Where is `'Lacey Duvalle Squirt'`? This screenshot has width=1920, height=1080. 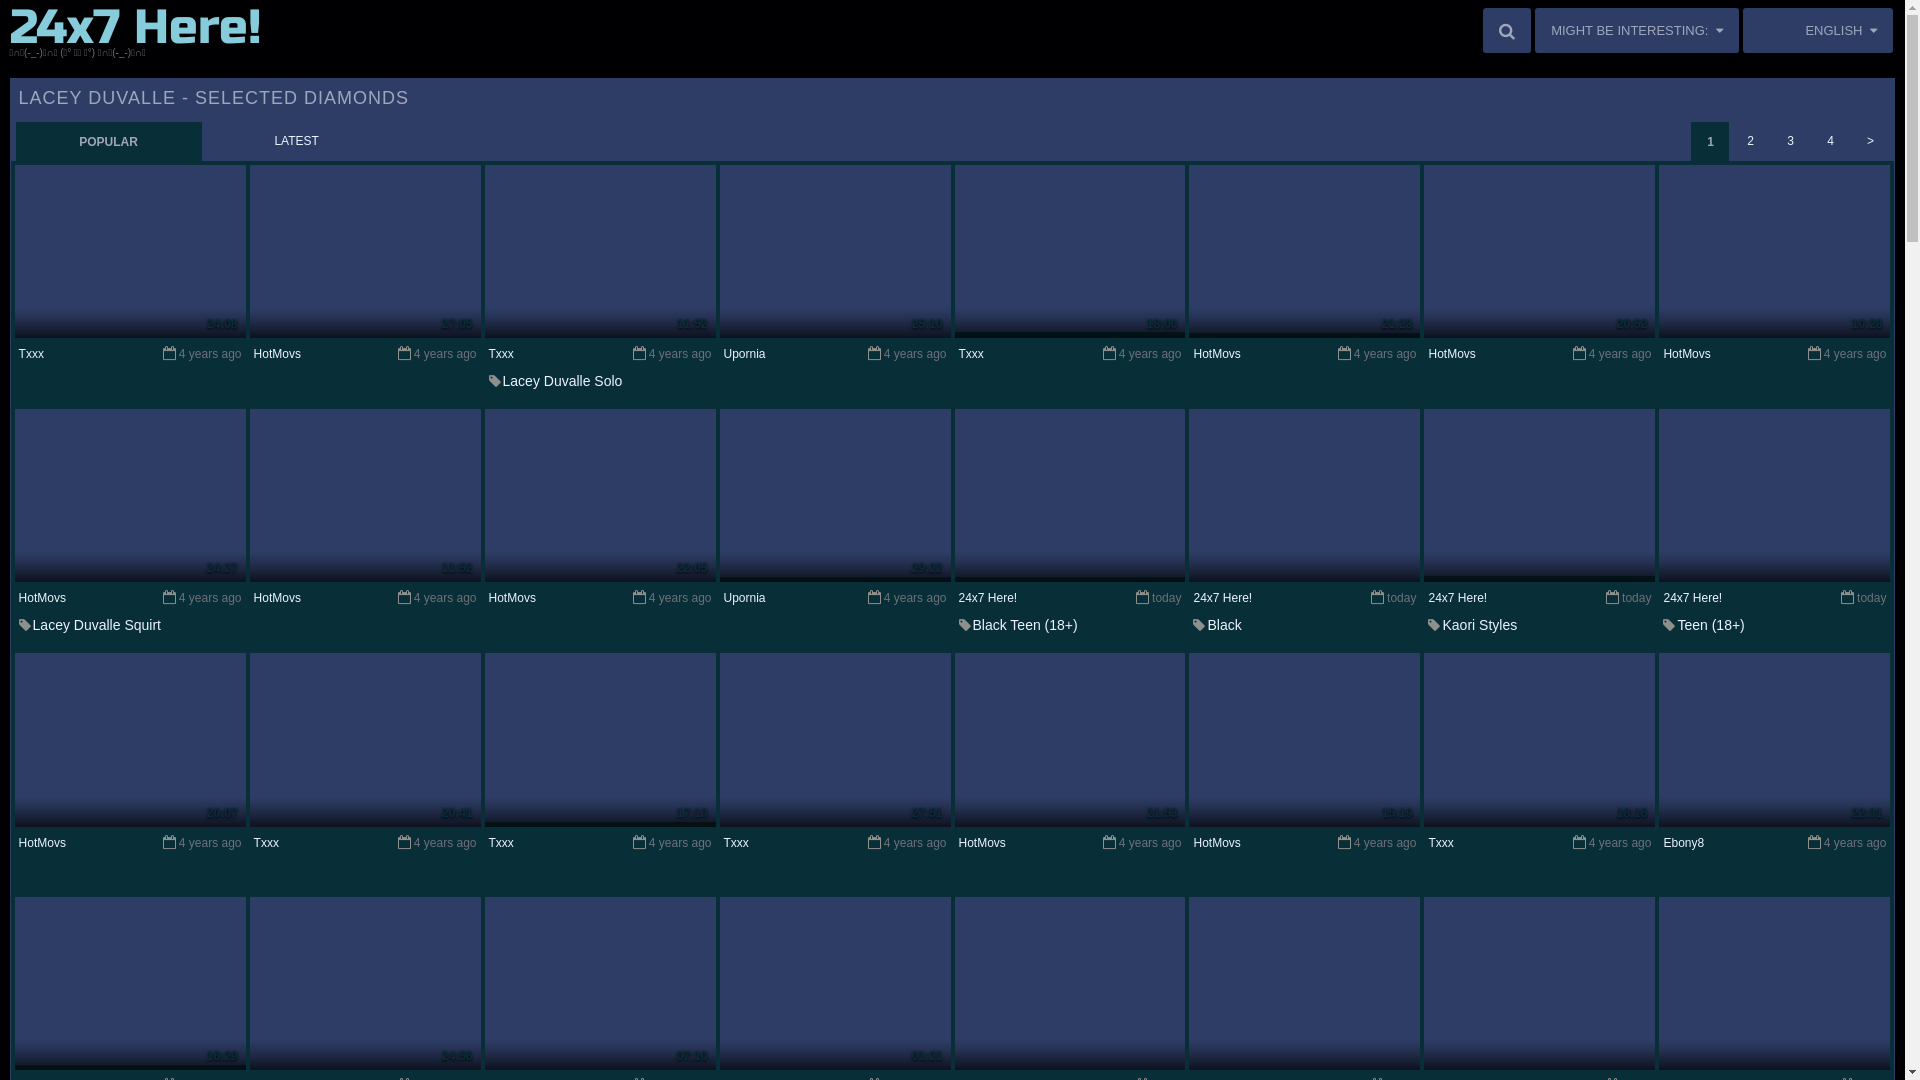 'Lacey Duvalle Squirt' is located at coordinates (95, 623).